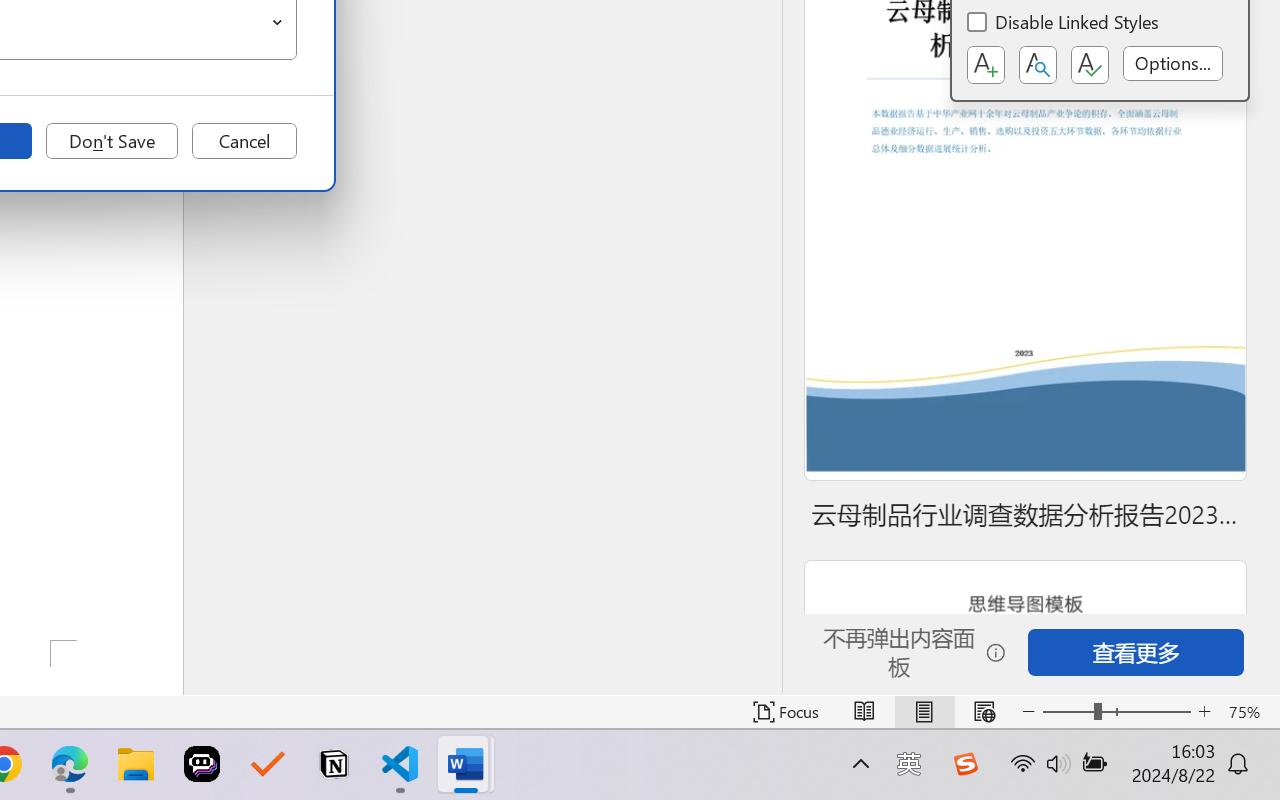 The height and width of the screenshot is (800, 1280). I want to click on 'Zoom', so click(1115, 711).